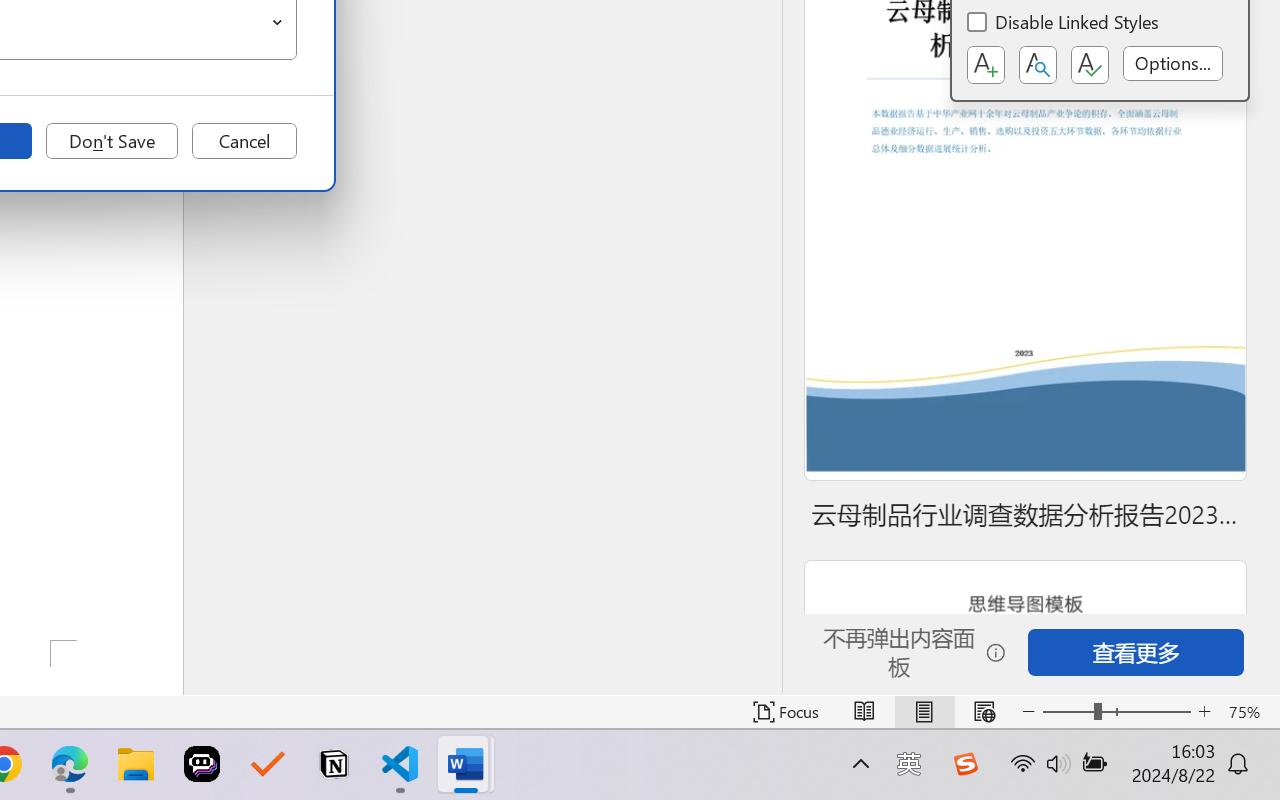 The height and width of the screenshot is (800, 1280). I want to click on 'Zoom', so click(1115, 711).